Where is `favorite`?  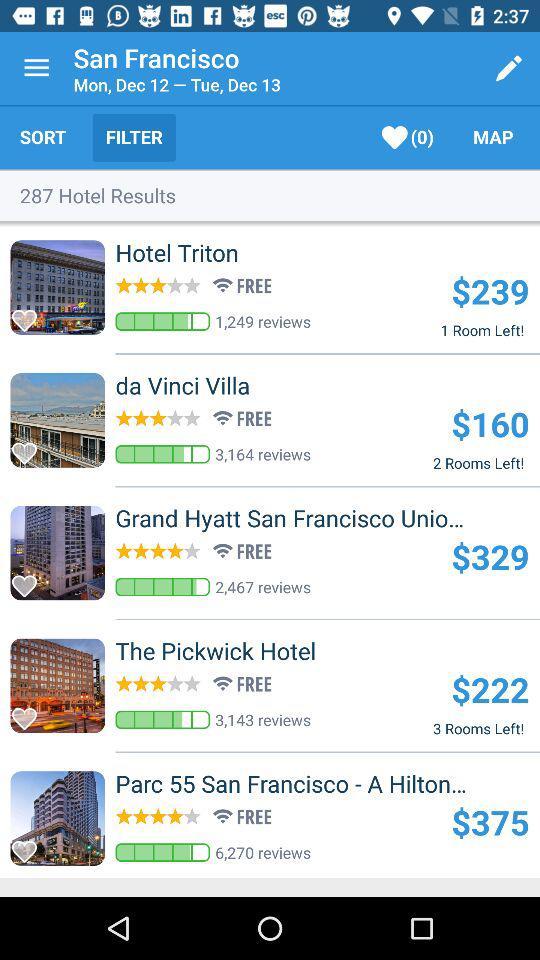
favorite is located at coordinates (29, 713).